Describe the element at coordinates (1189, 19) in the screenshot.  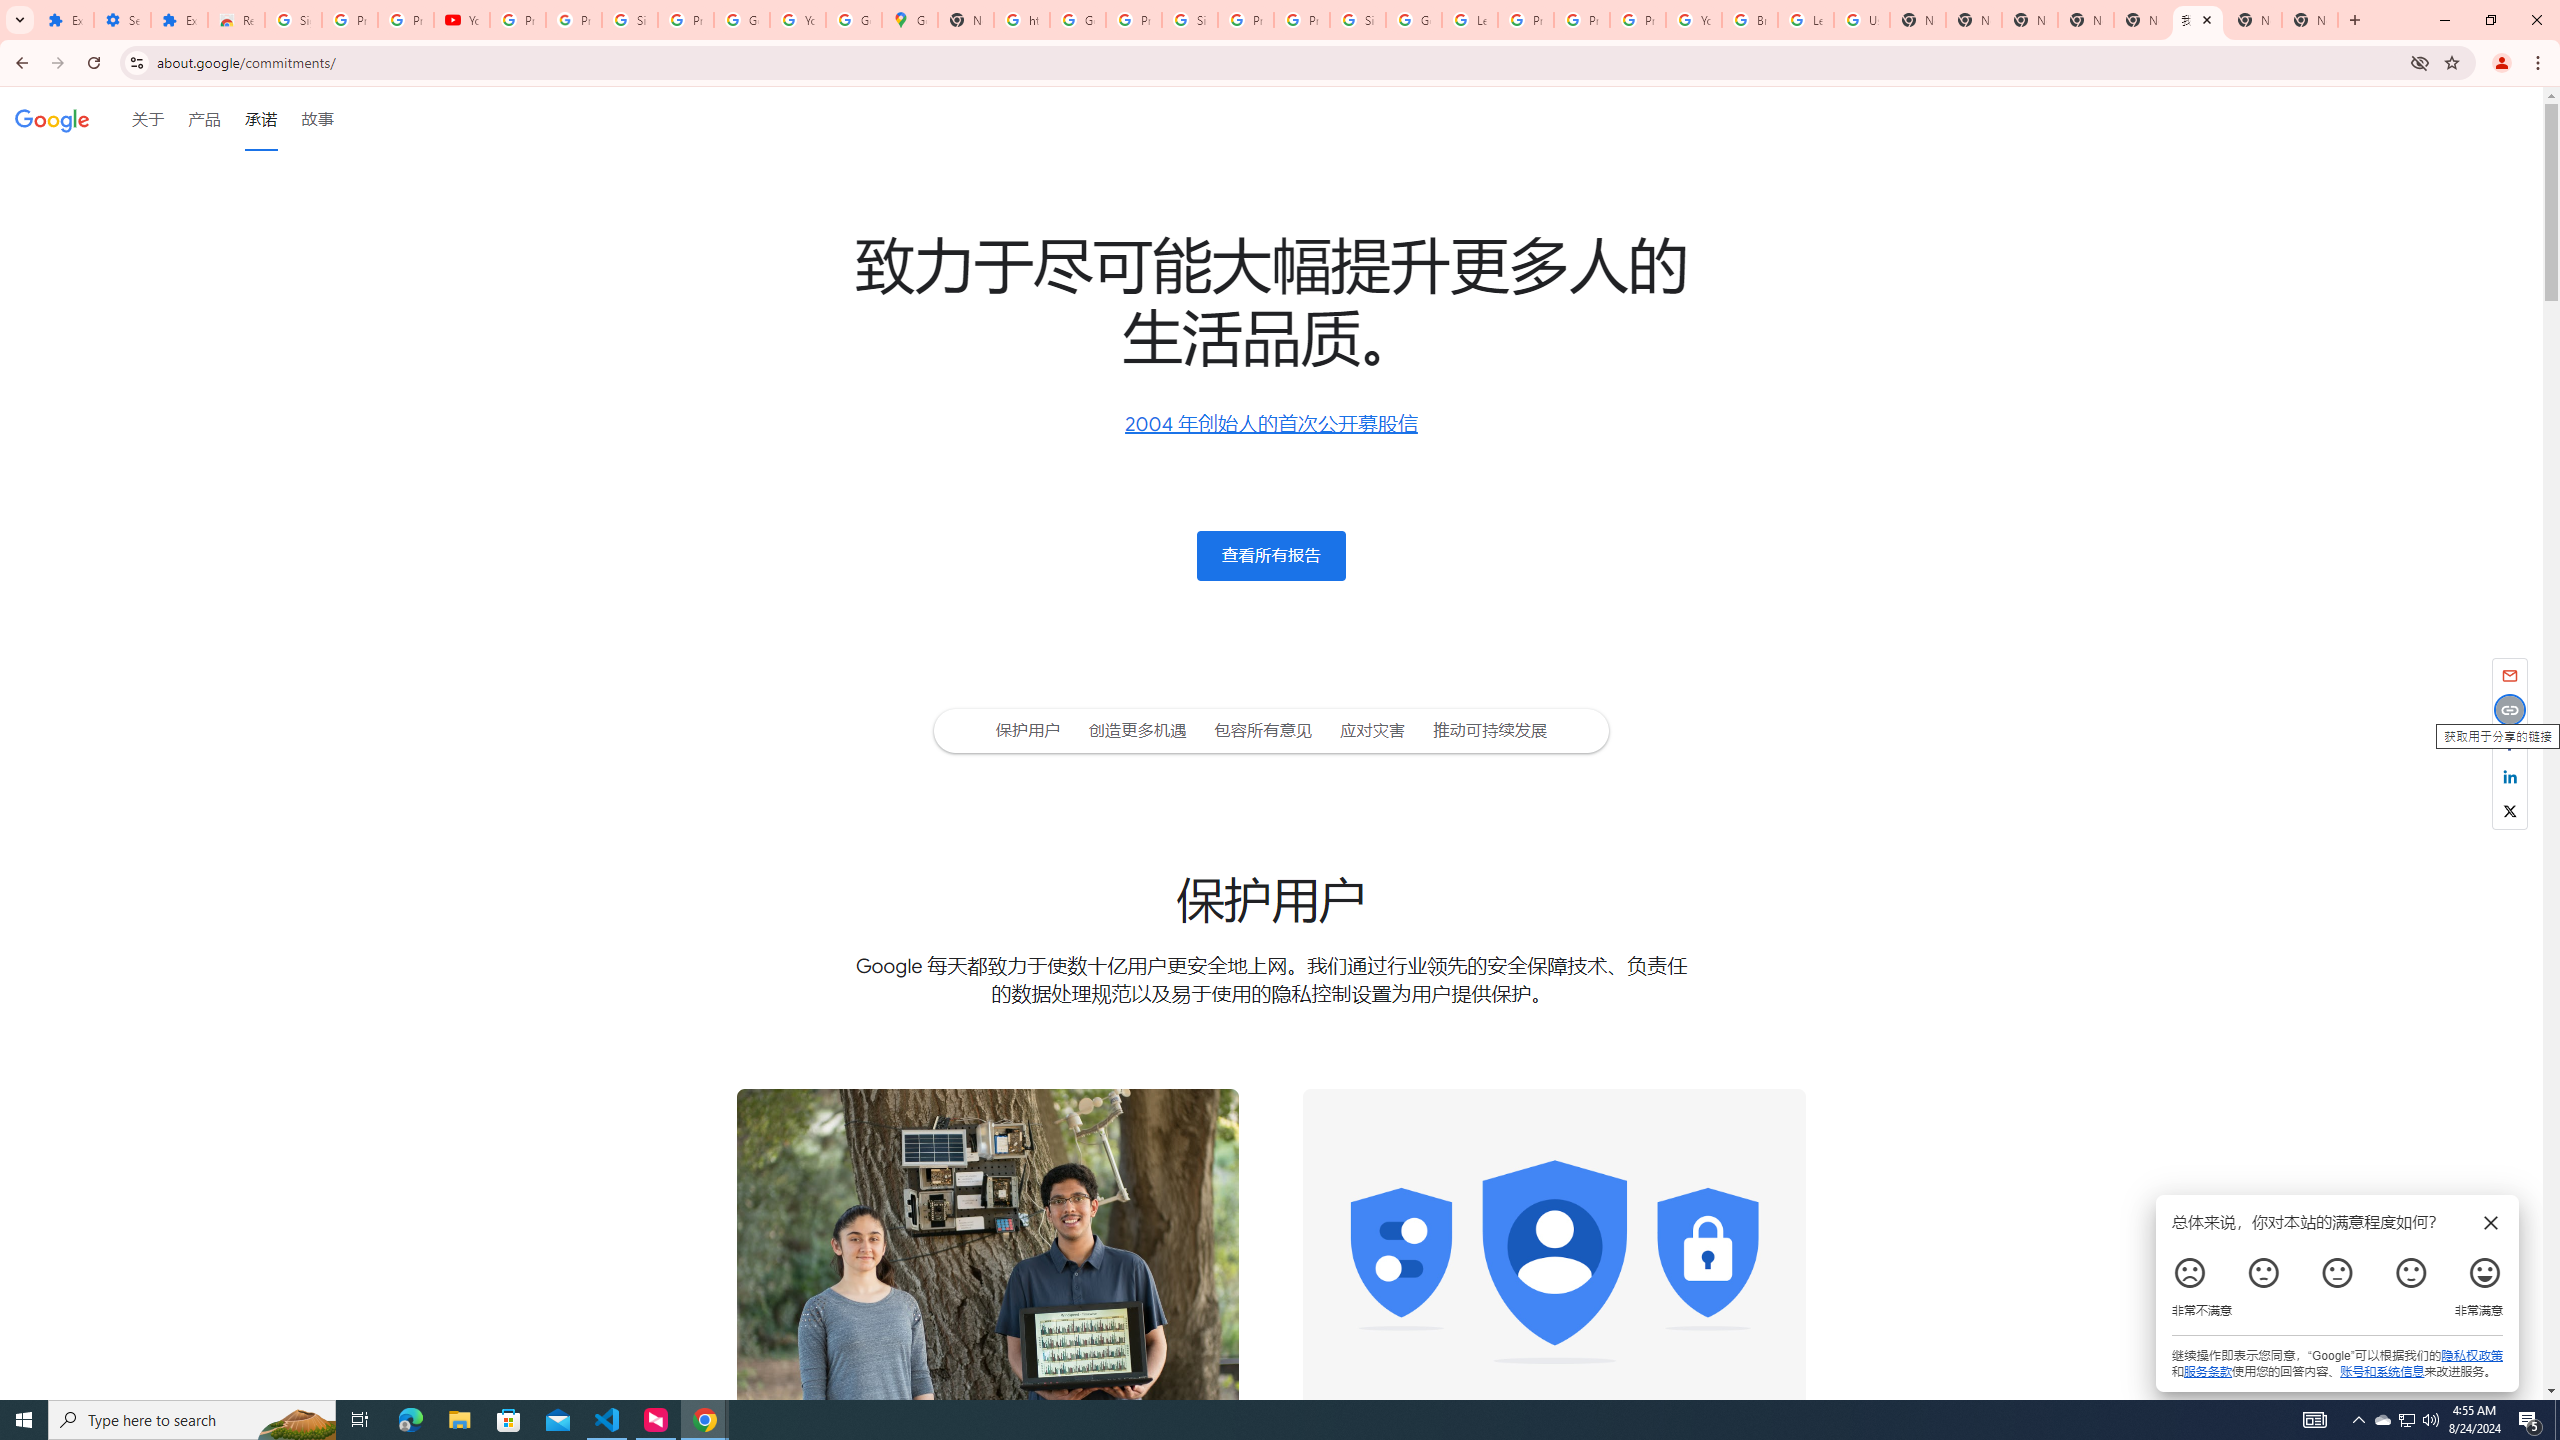
I see `'Sign in - Google Accounts'` at that location.